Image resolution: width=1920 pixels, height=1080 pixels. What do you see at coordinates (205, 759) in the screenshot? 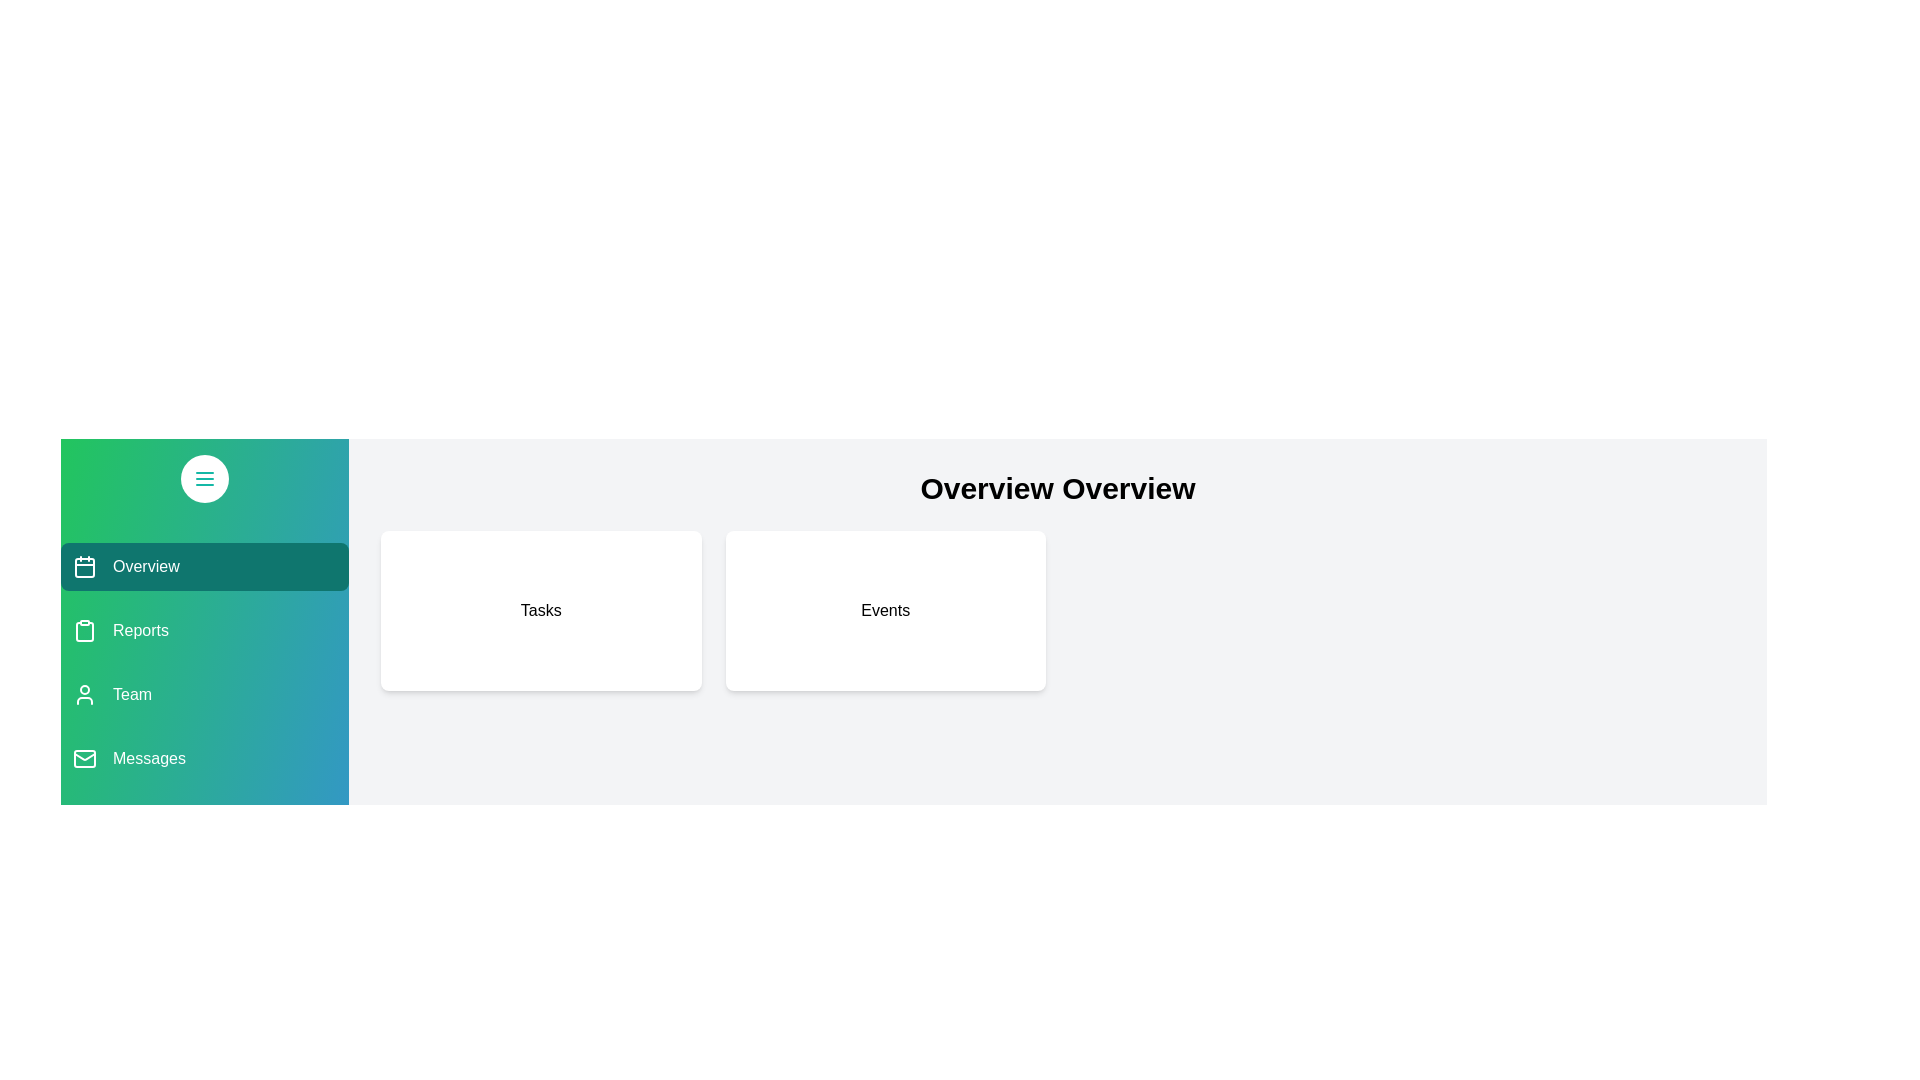
I see `the navigation section Messages` at bounding box center [205, 759].